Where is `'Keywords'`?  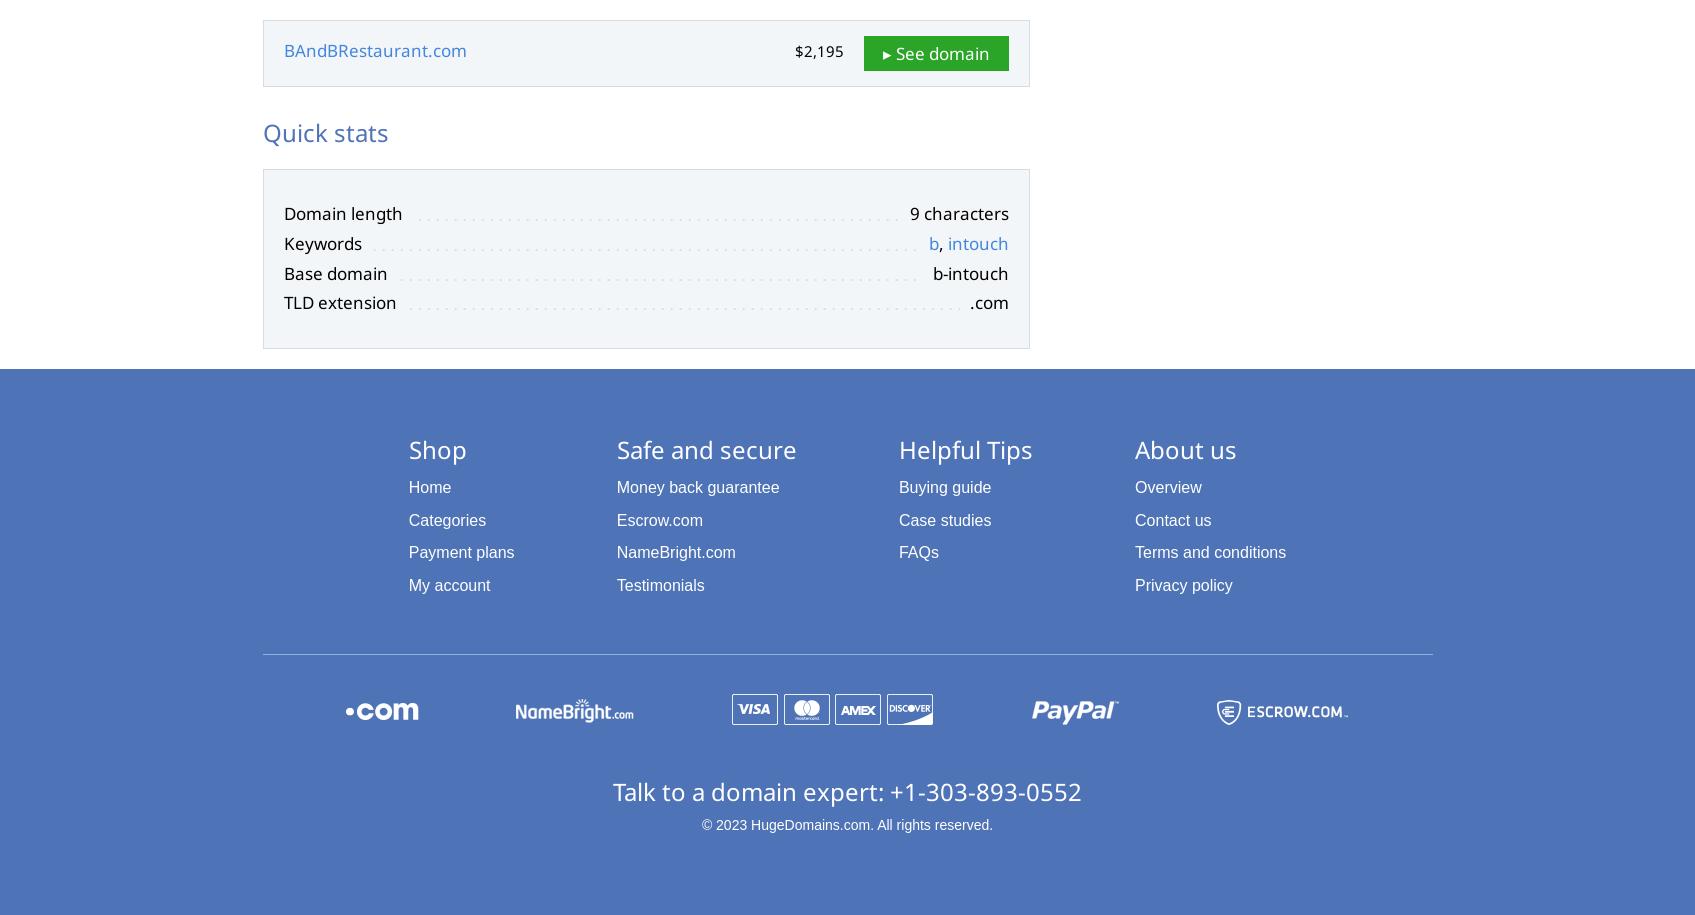 'Keywords' is located at coordinates (322, 242).